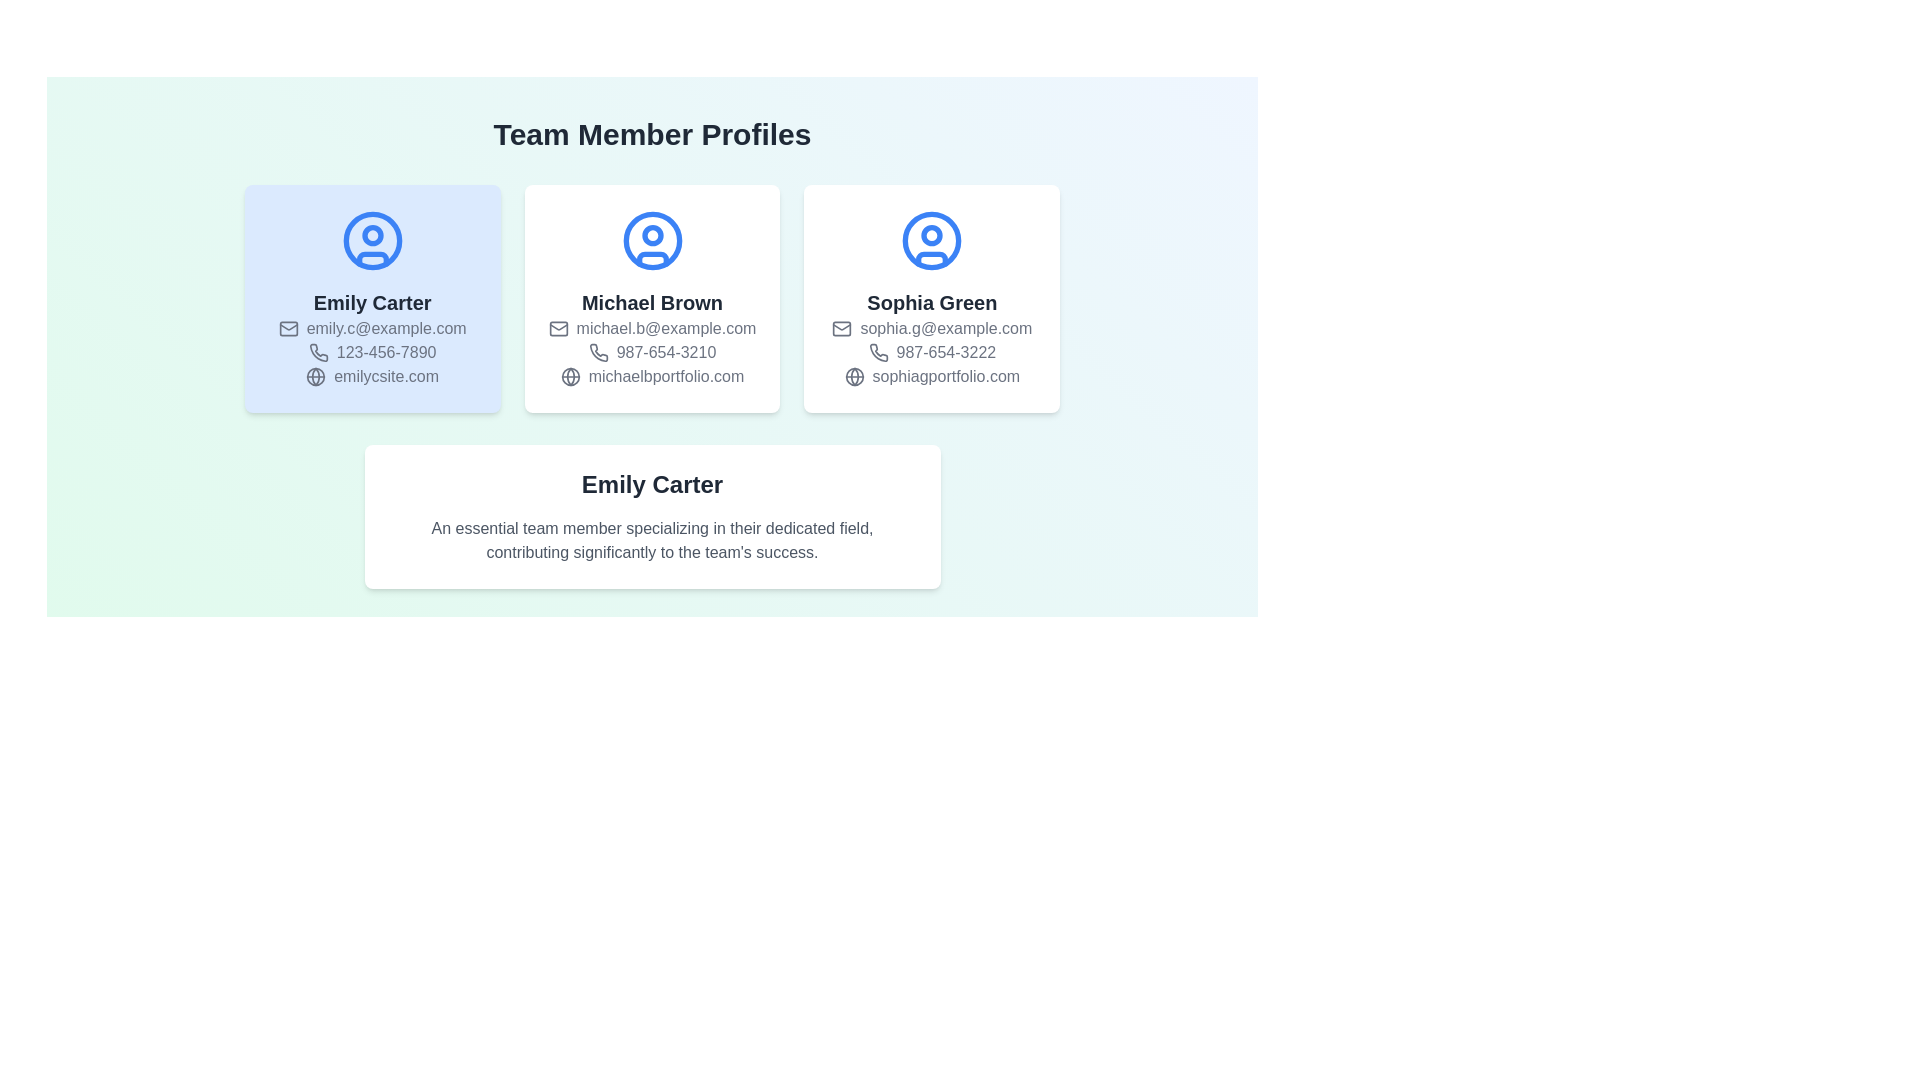 This screenshot has width=1920, height=1080. What do you see at coordinates (317, 351) in the screenshot?
I see `the contact phone number icon for 'Emily Carter' located in the 'Team Member Profiles' section, positioned above the phone number (123-456-7890) and below the email icon` at bounding box center [317, 351].